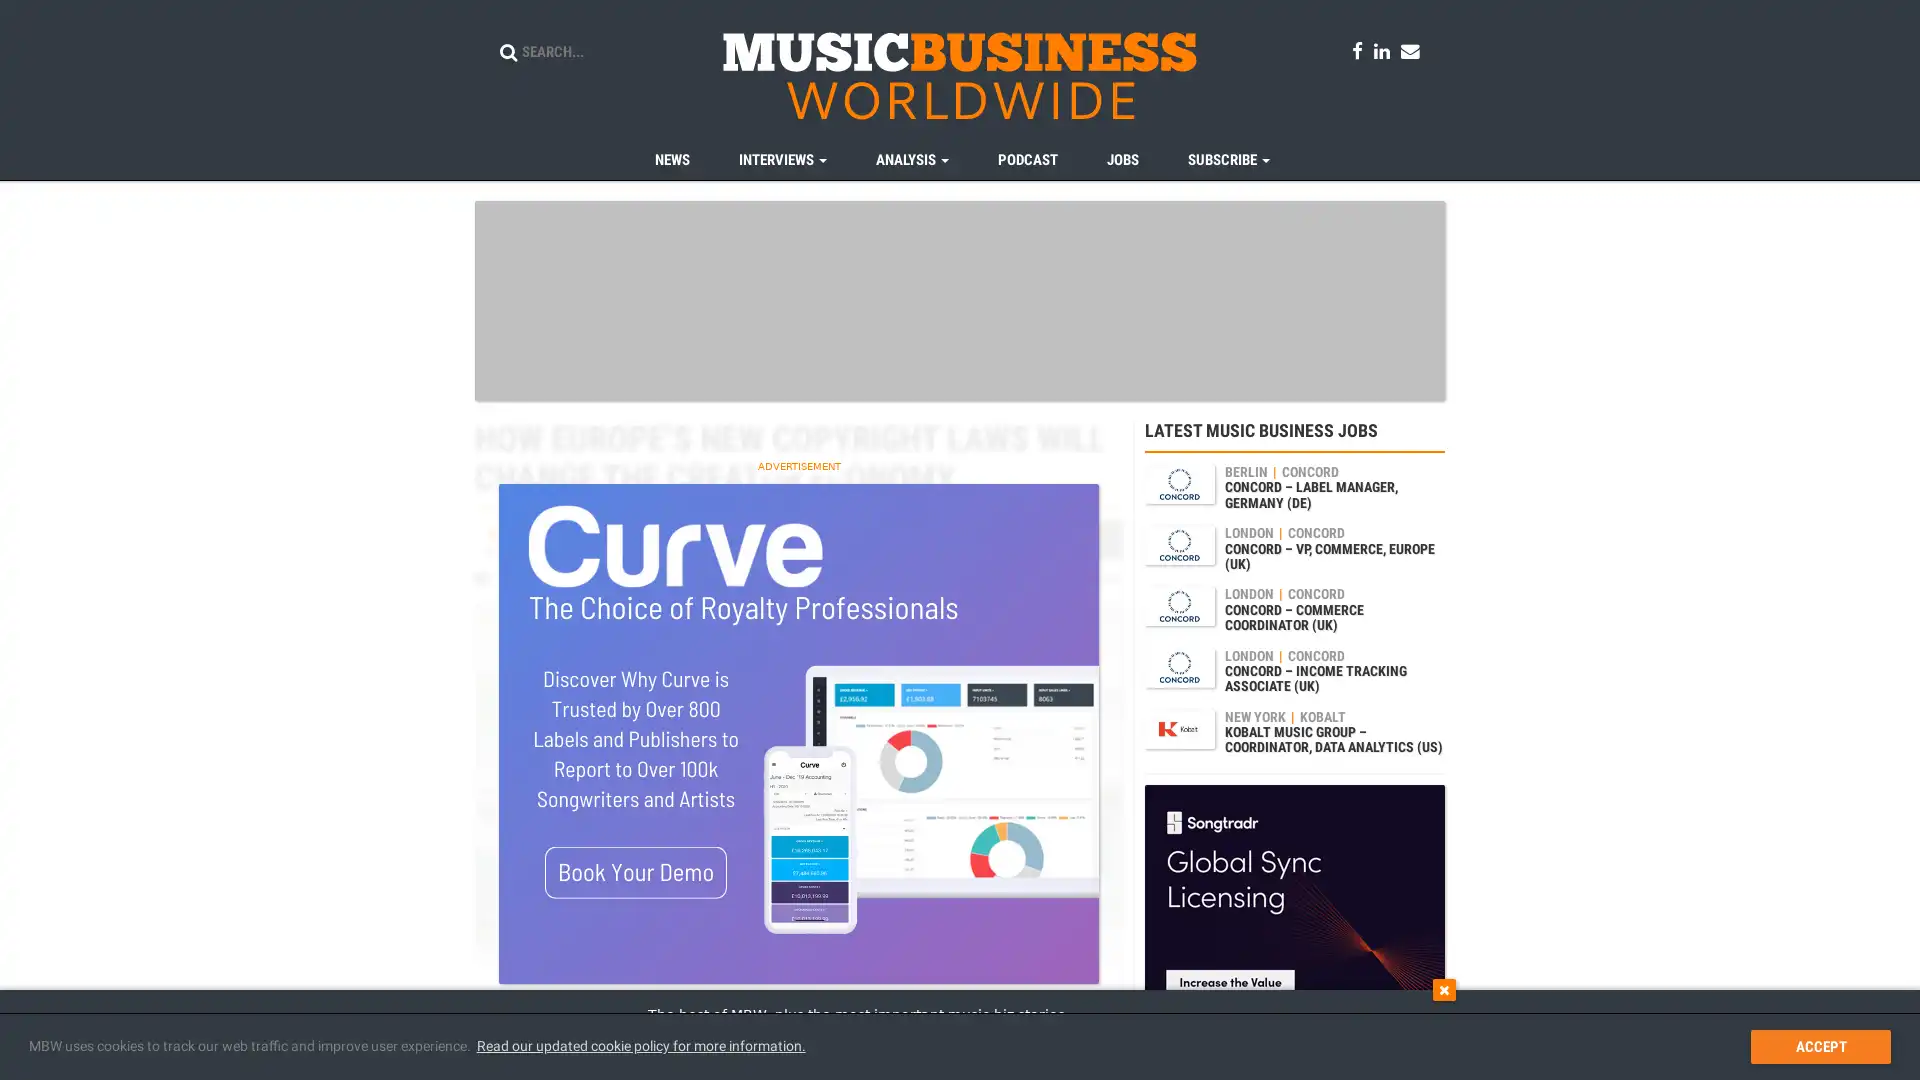  Describe the element at coordinates (640, 1045) in the screenshot. I see `learn more about cookies` at that location.